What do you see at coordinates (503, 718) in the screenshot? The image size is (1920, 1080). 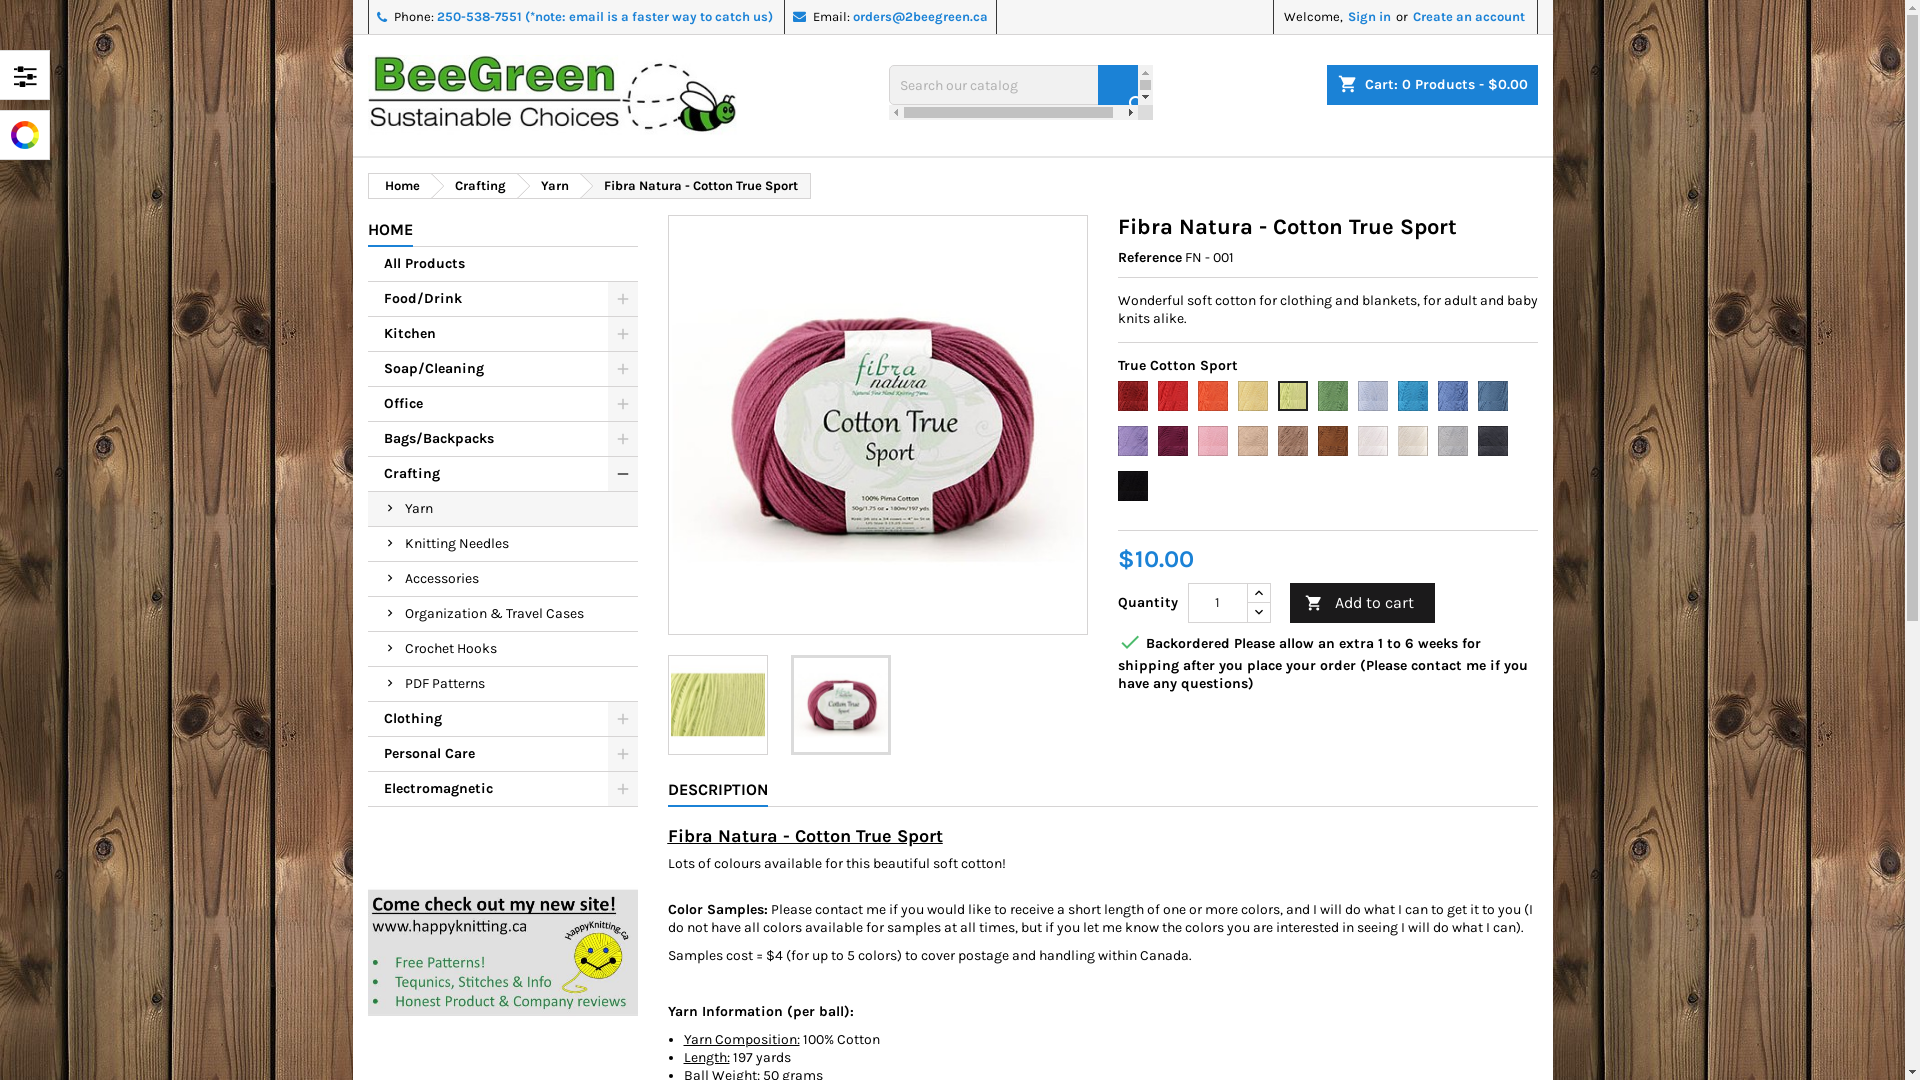 I see `'Clothing'` at bounding box center [503, 718].